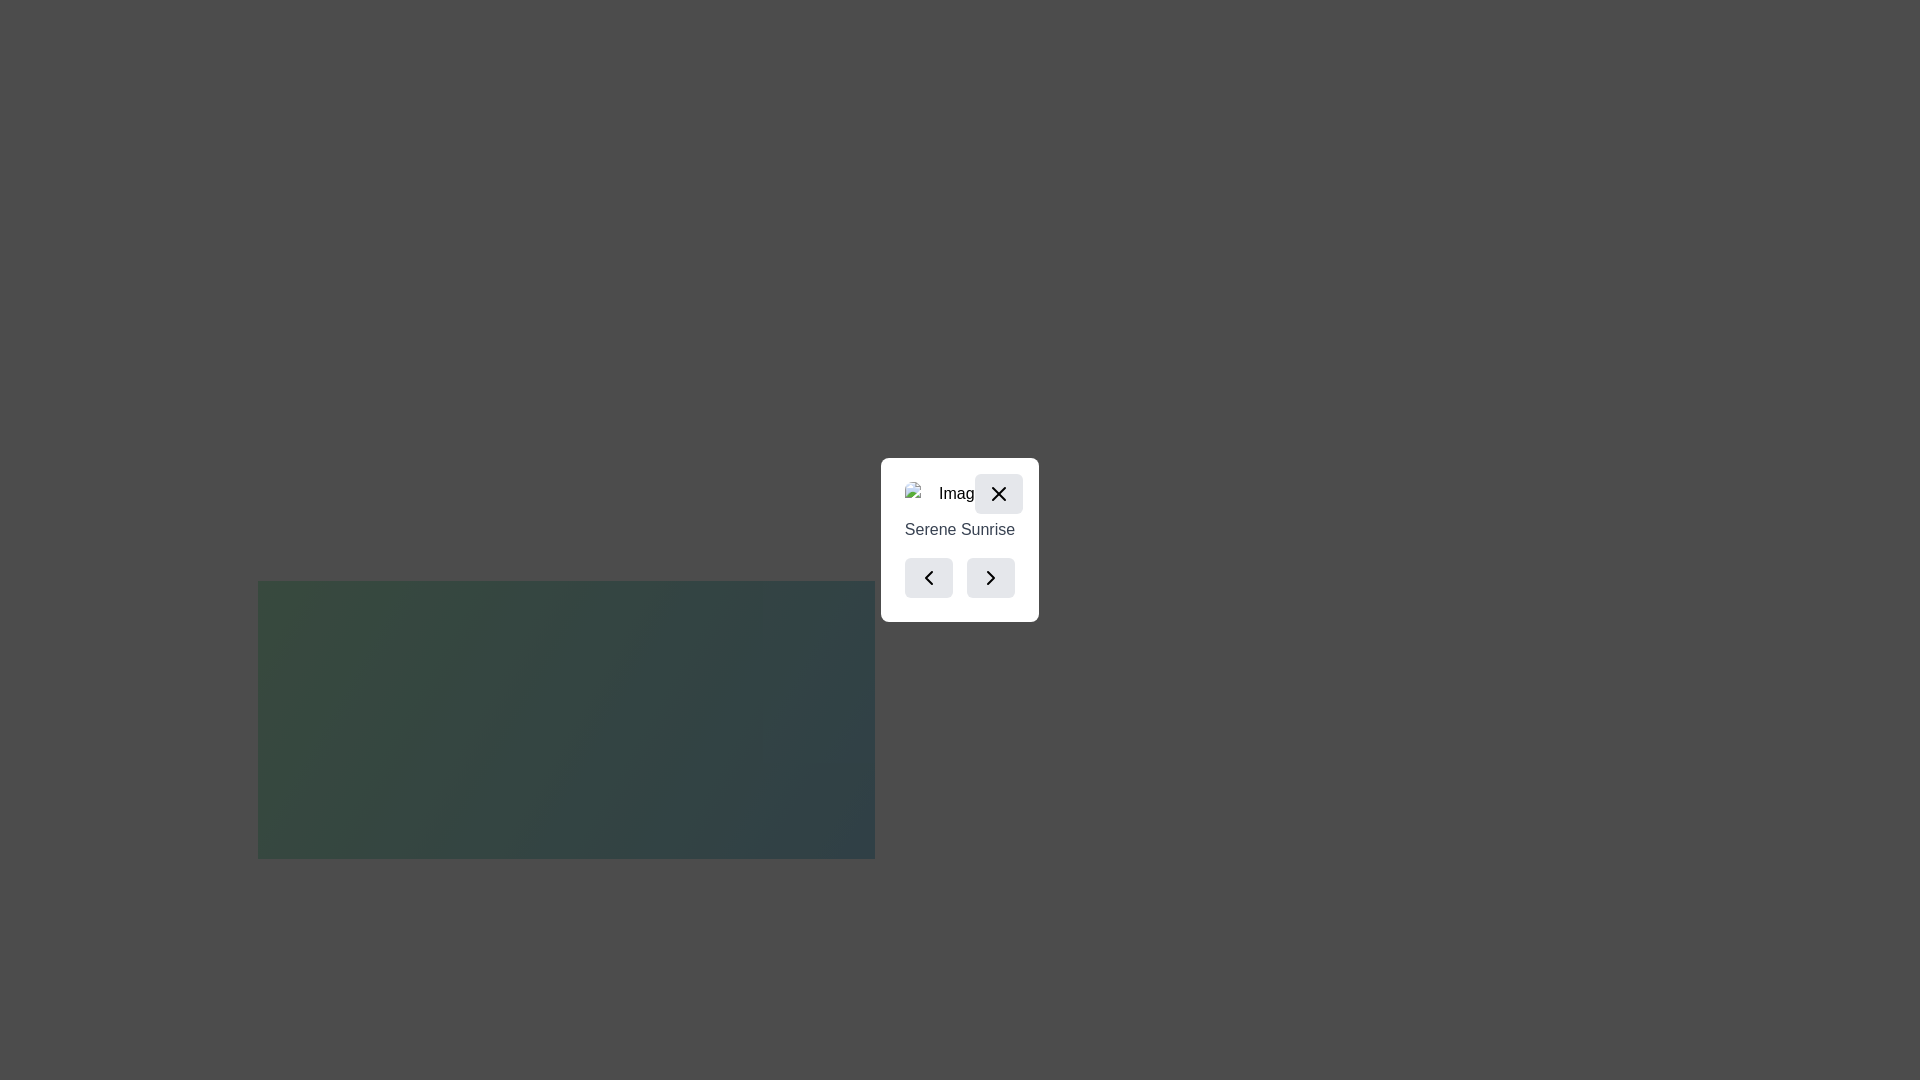 The image size is (1920, 1080). Describe the element at coordinates (565, 707) in the screenshot. I see `the rectangular Background section with a gradient from green` at that location.